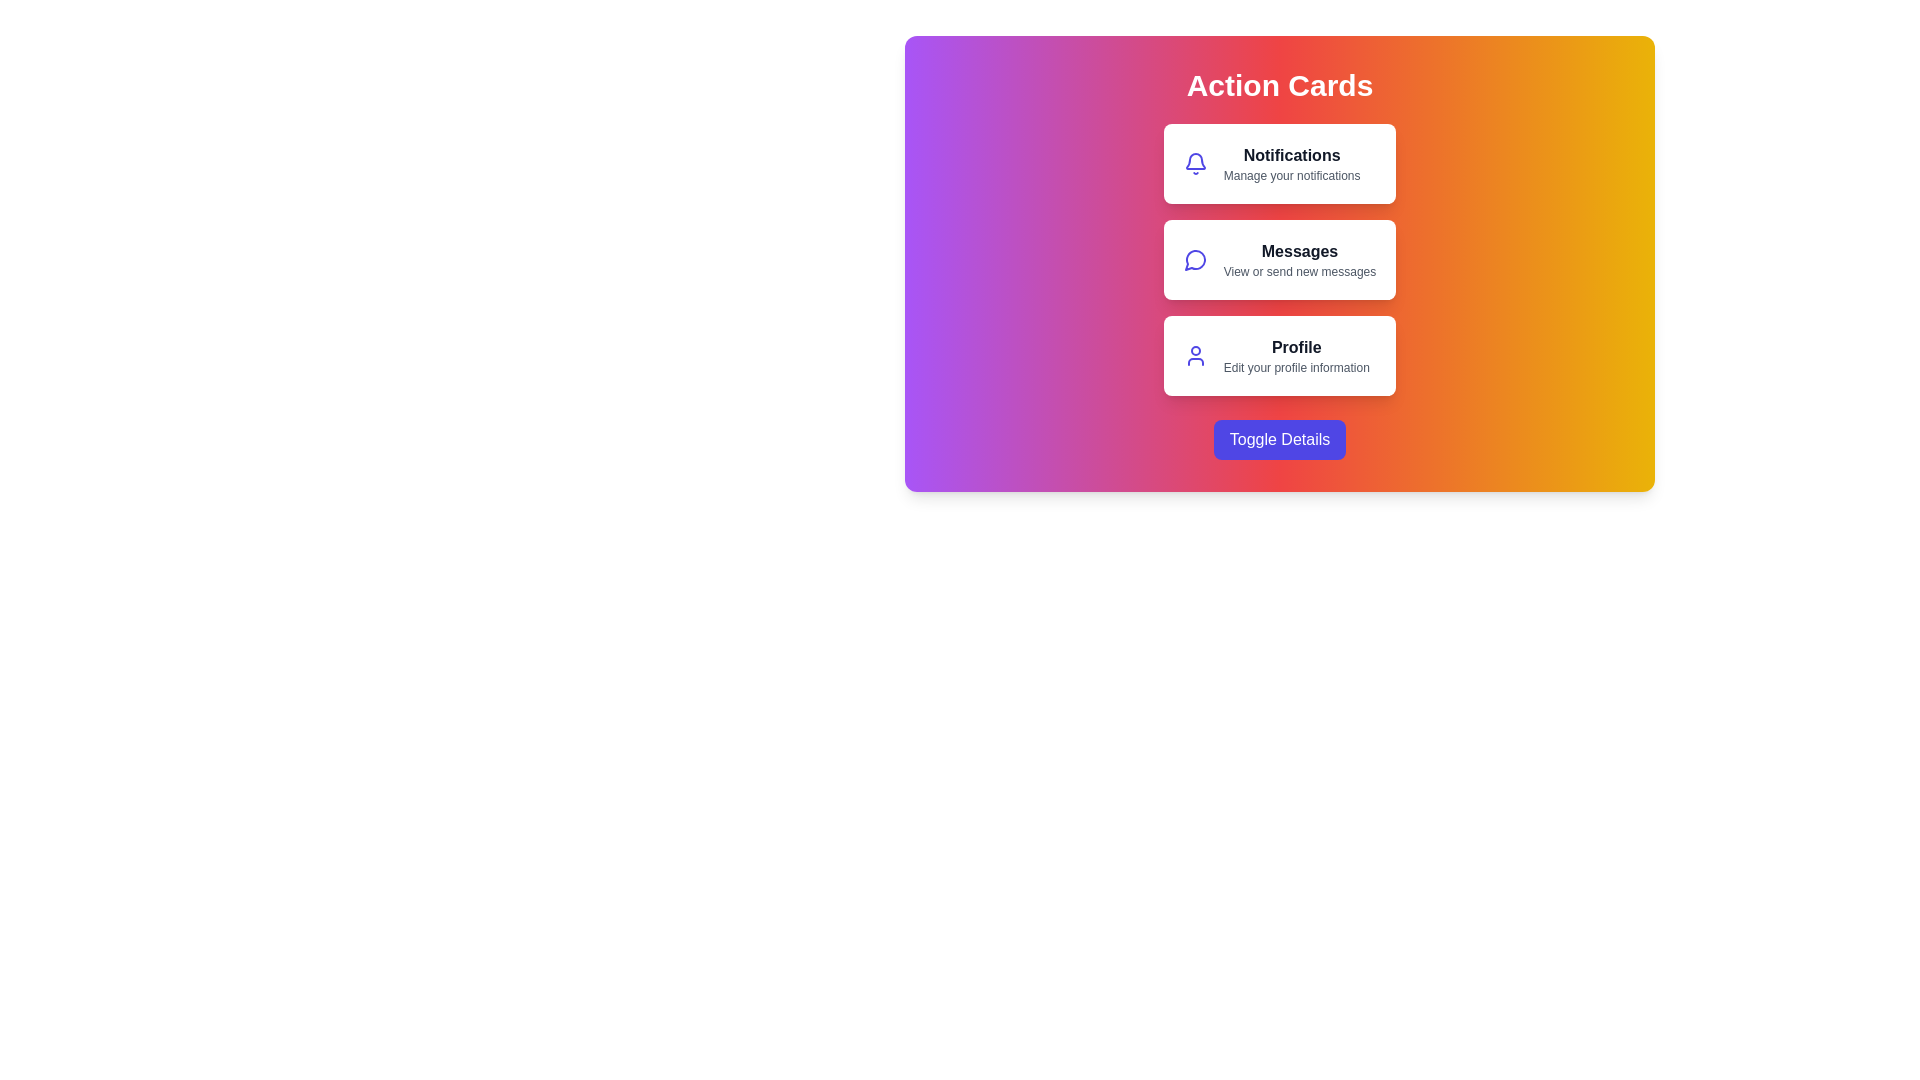  I want to click on text content of the Text Label located in the second card under 'Action Cards', which provides instructions related to messages, so click(1300, 258).